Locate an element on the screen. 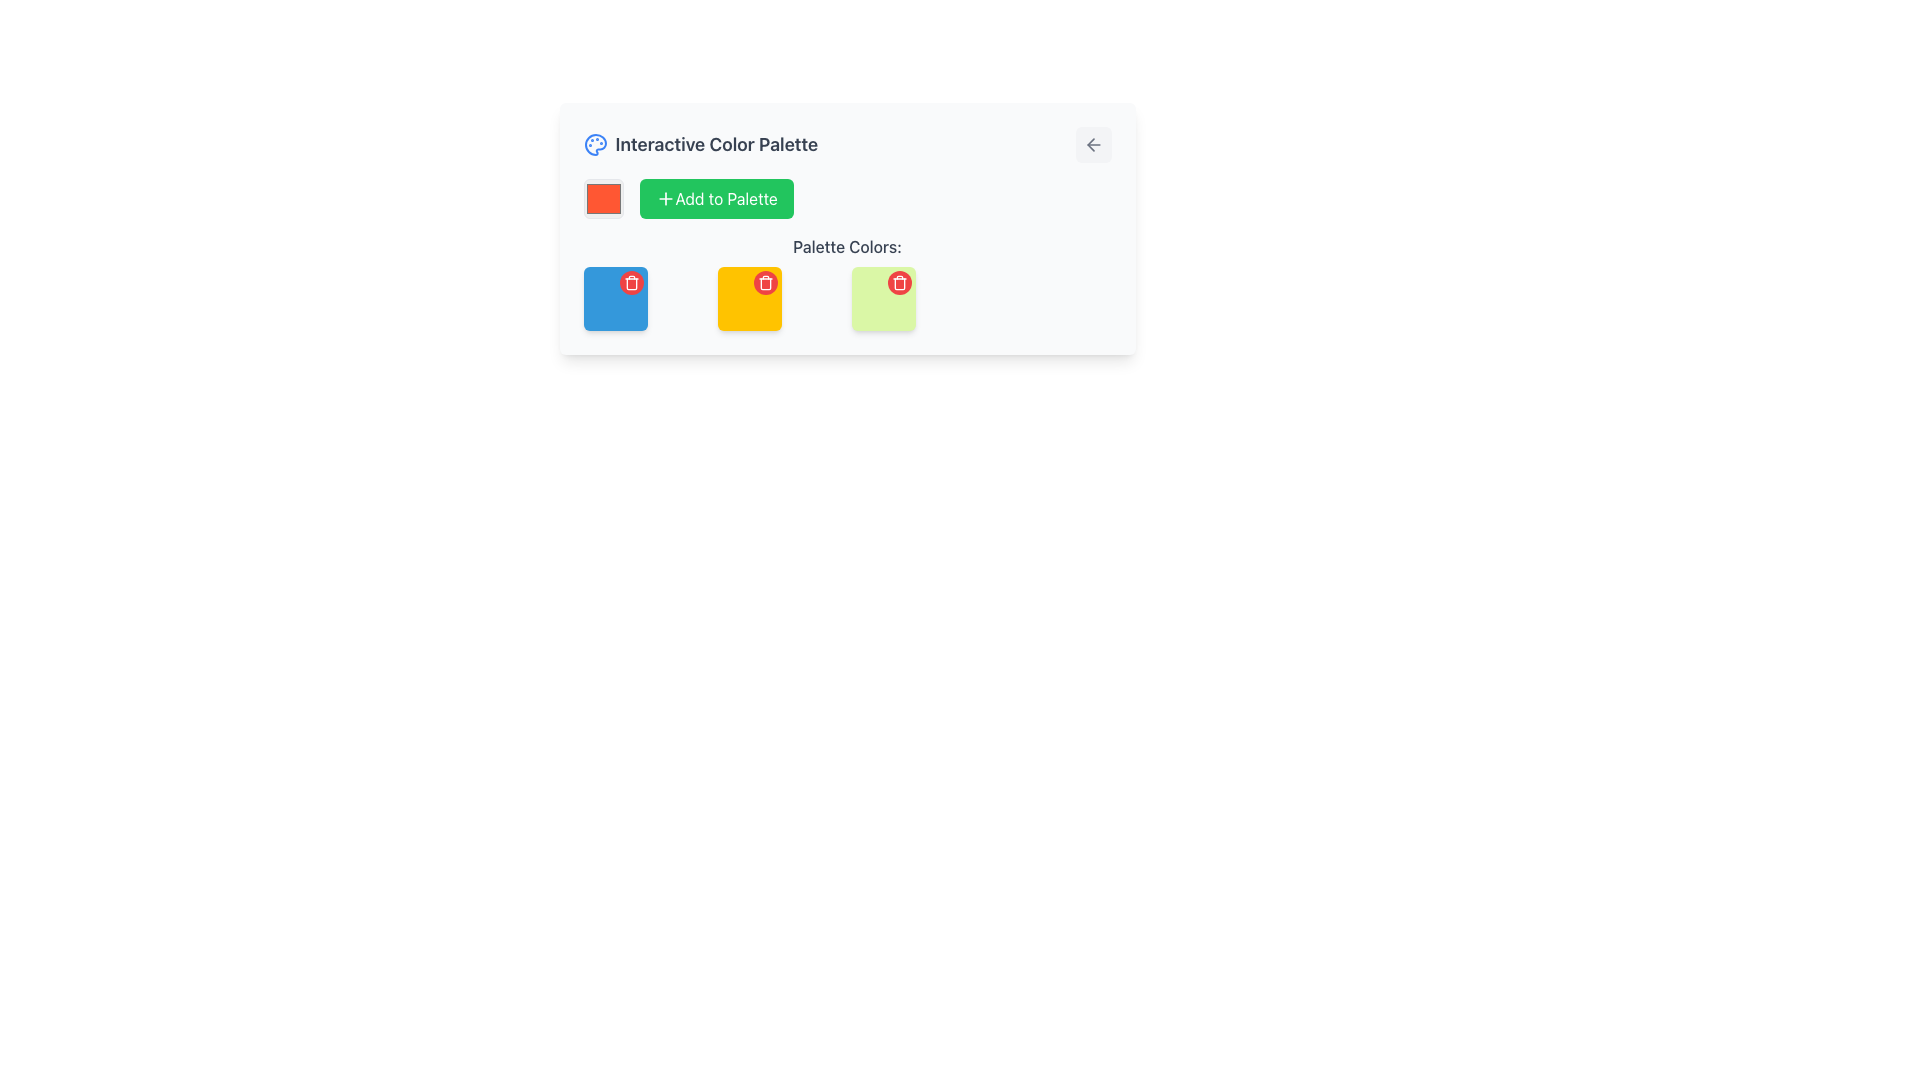  the leftward arrow icon located in the upper-right corner of the interface, which has a gray color and minimalistic design is located at coordinates (1092, 144).